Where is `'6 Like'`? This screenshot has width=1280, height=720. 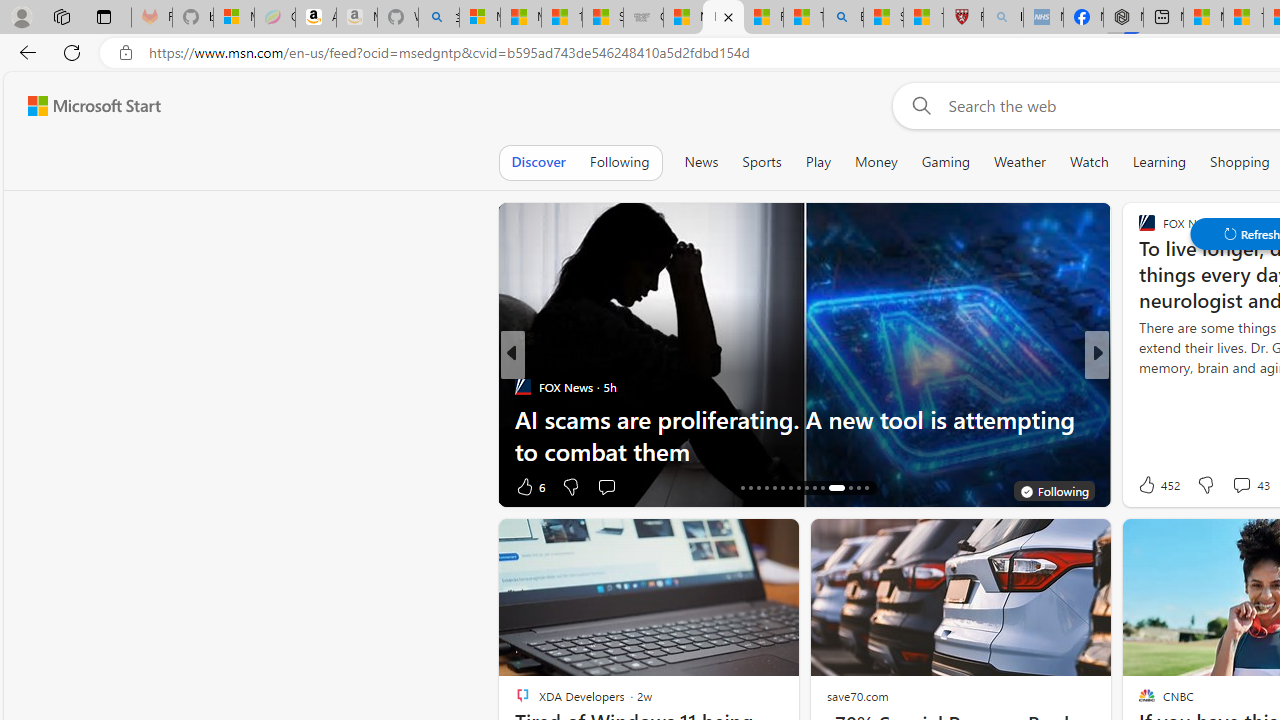
'6 Like' is located at coordinates (529, 486).